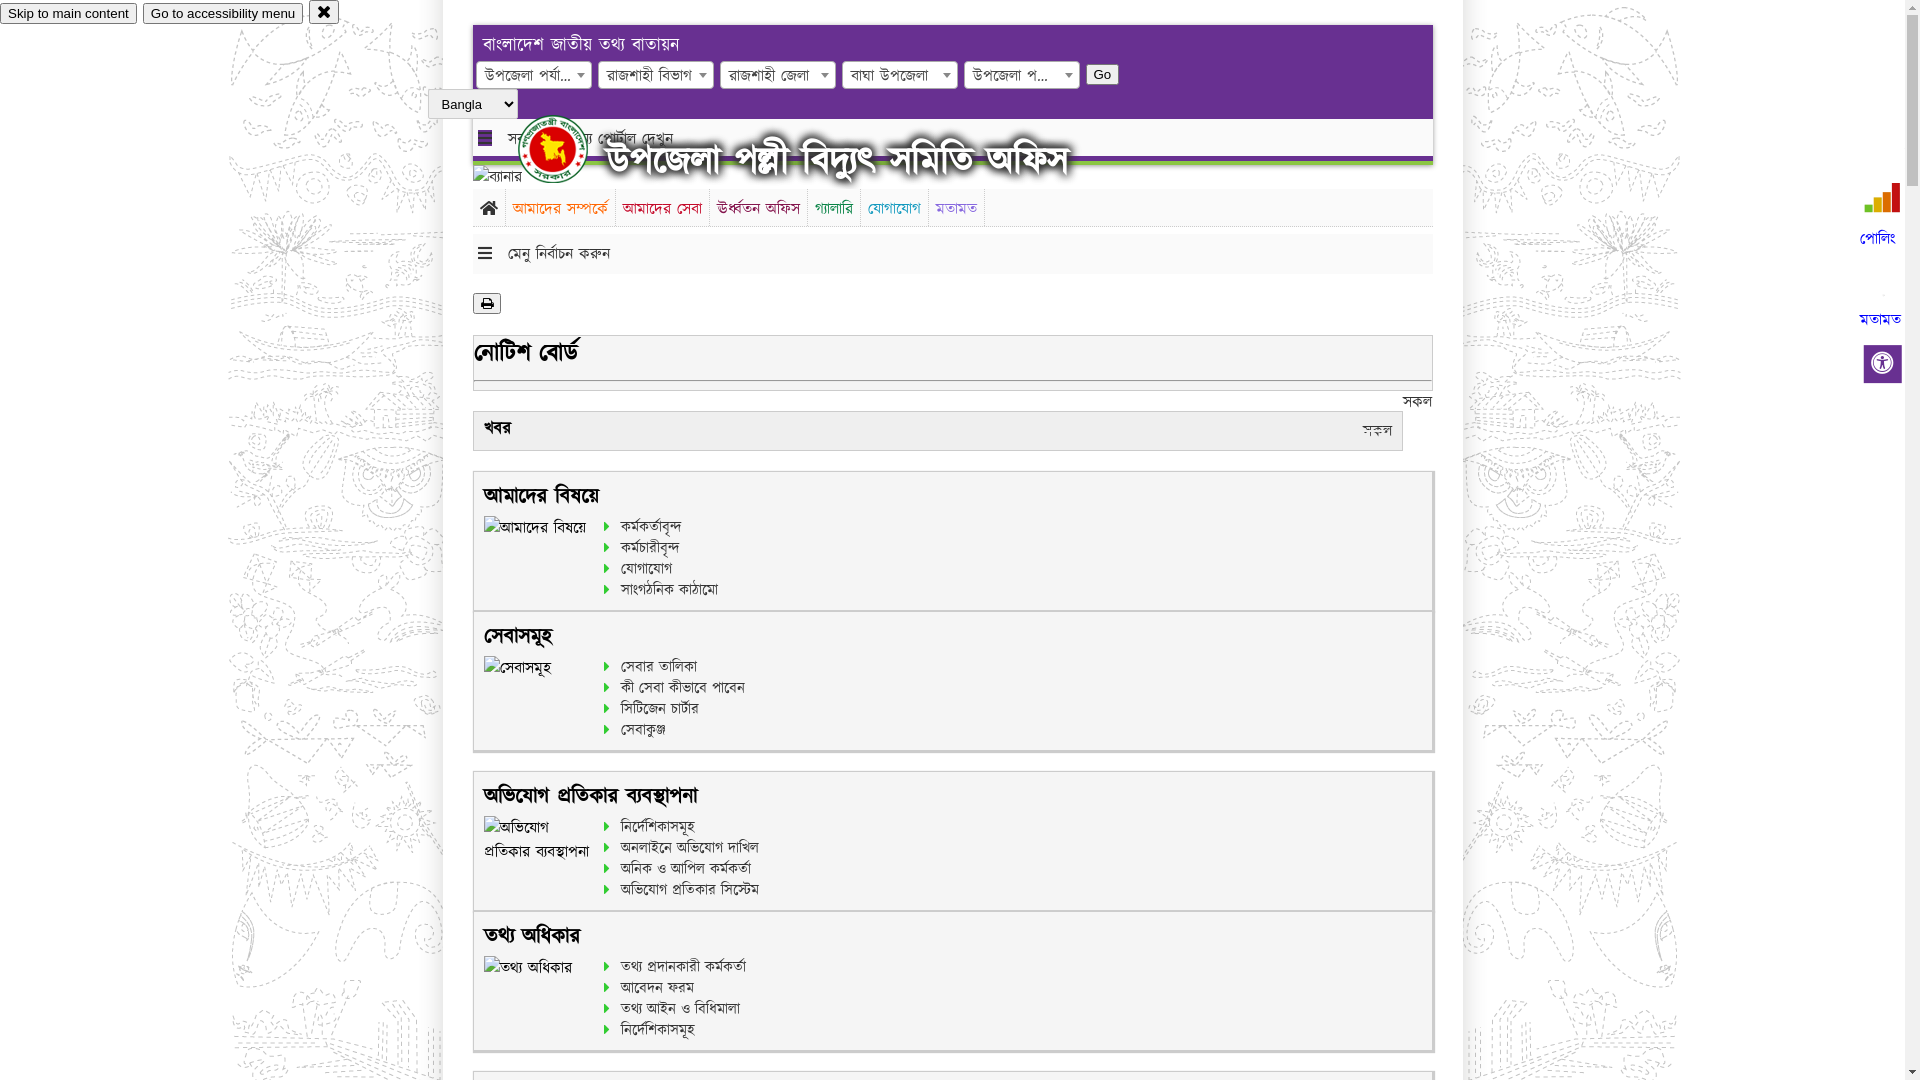 The height and width of the screenshot is (1080, 1920). Describe the element at coordinates (569, 148) in the screenshot. I see `'` at that location.